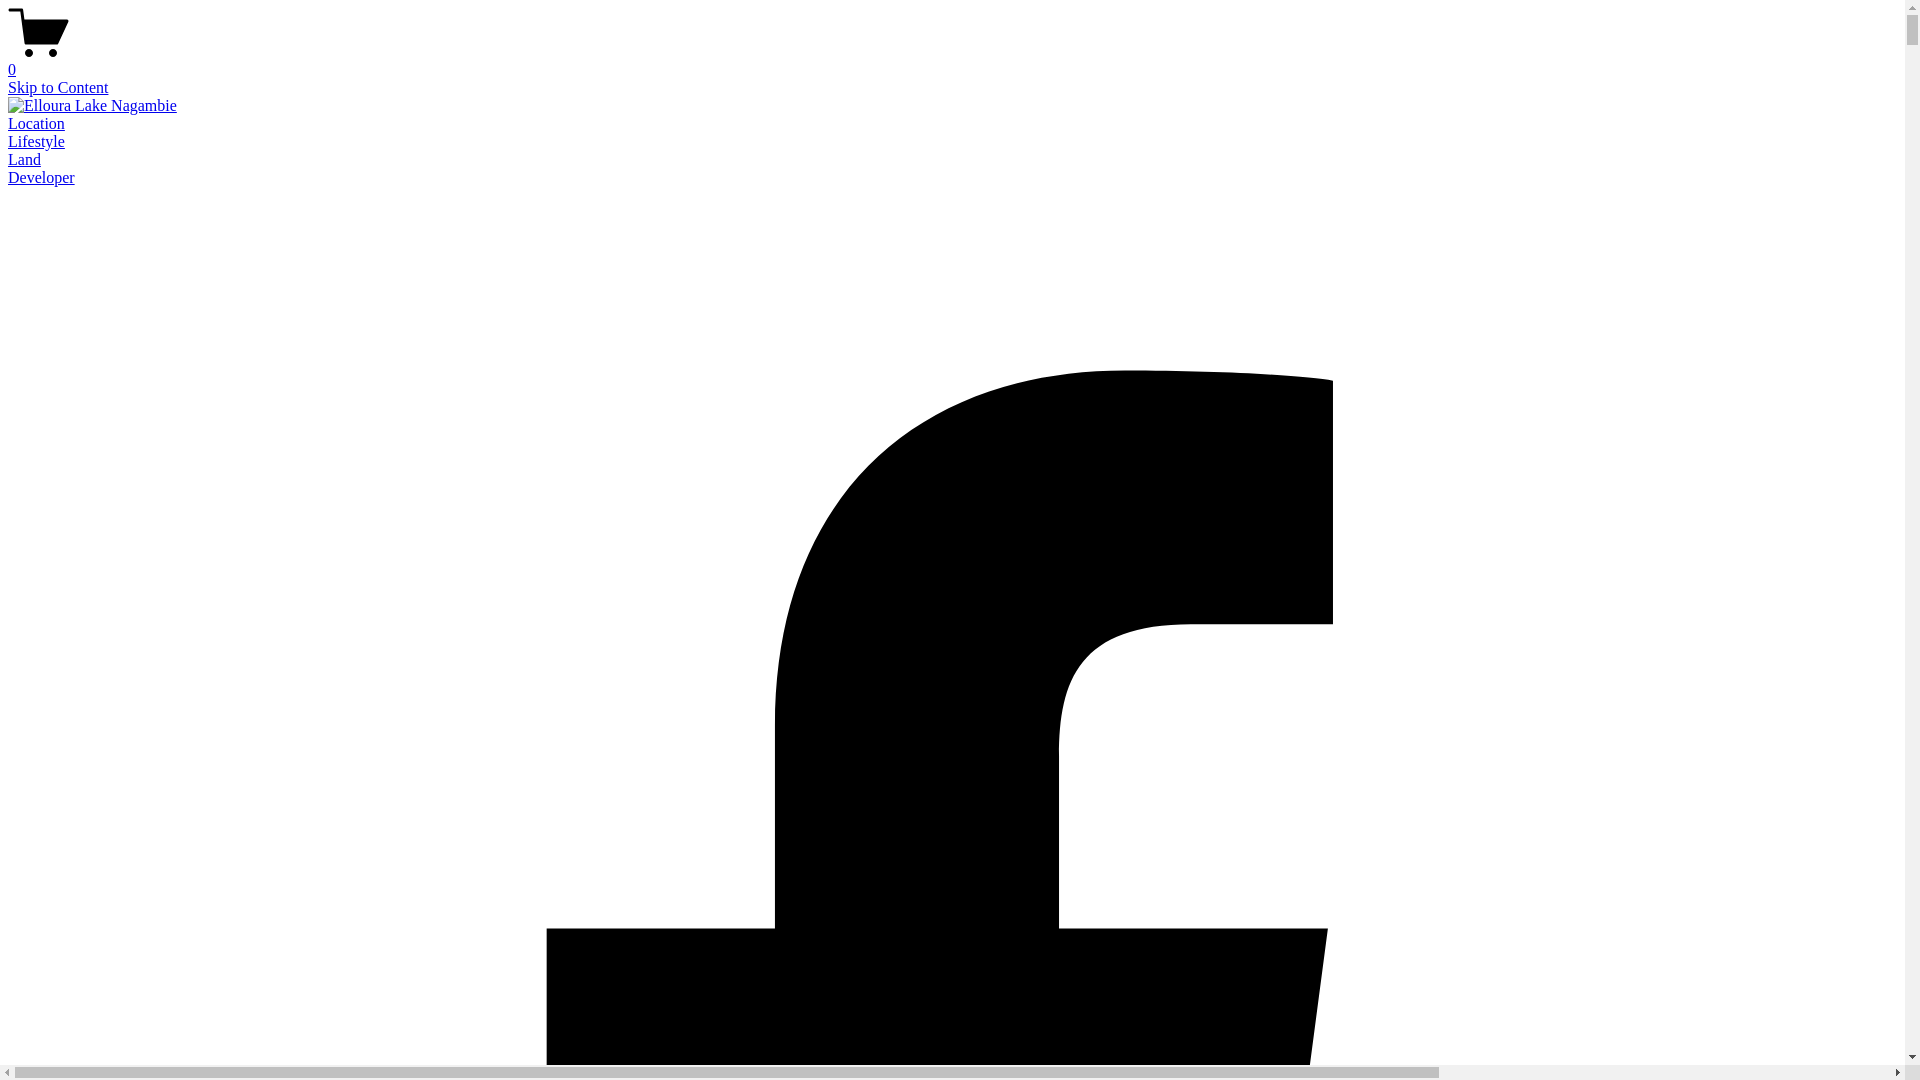 This screenshot has height=1080, width=1920. Describe the element at coordinates (36, 140) in the screenshot. I see `'Lifestyle'` at that location.